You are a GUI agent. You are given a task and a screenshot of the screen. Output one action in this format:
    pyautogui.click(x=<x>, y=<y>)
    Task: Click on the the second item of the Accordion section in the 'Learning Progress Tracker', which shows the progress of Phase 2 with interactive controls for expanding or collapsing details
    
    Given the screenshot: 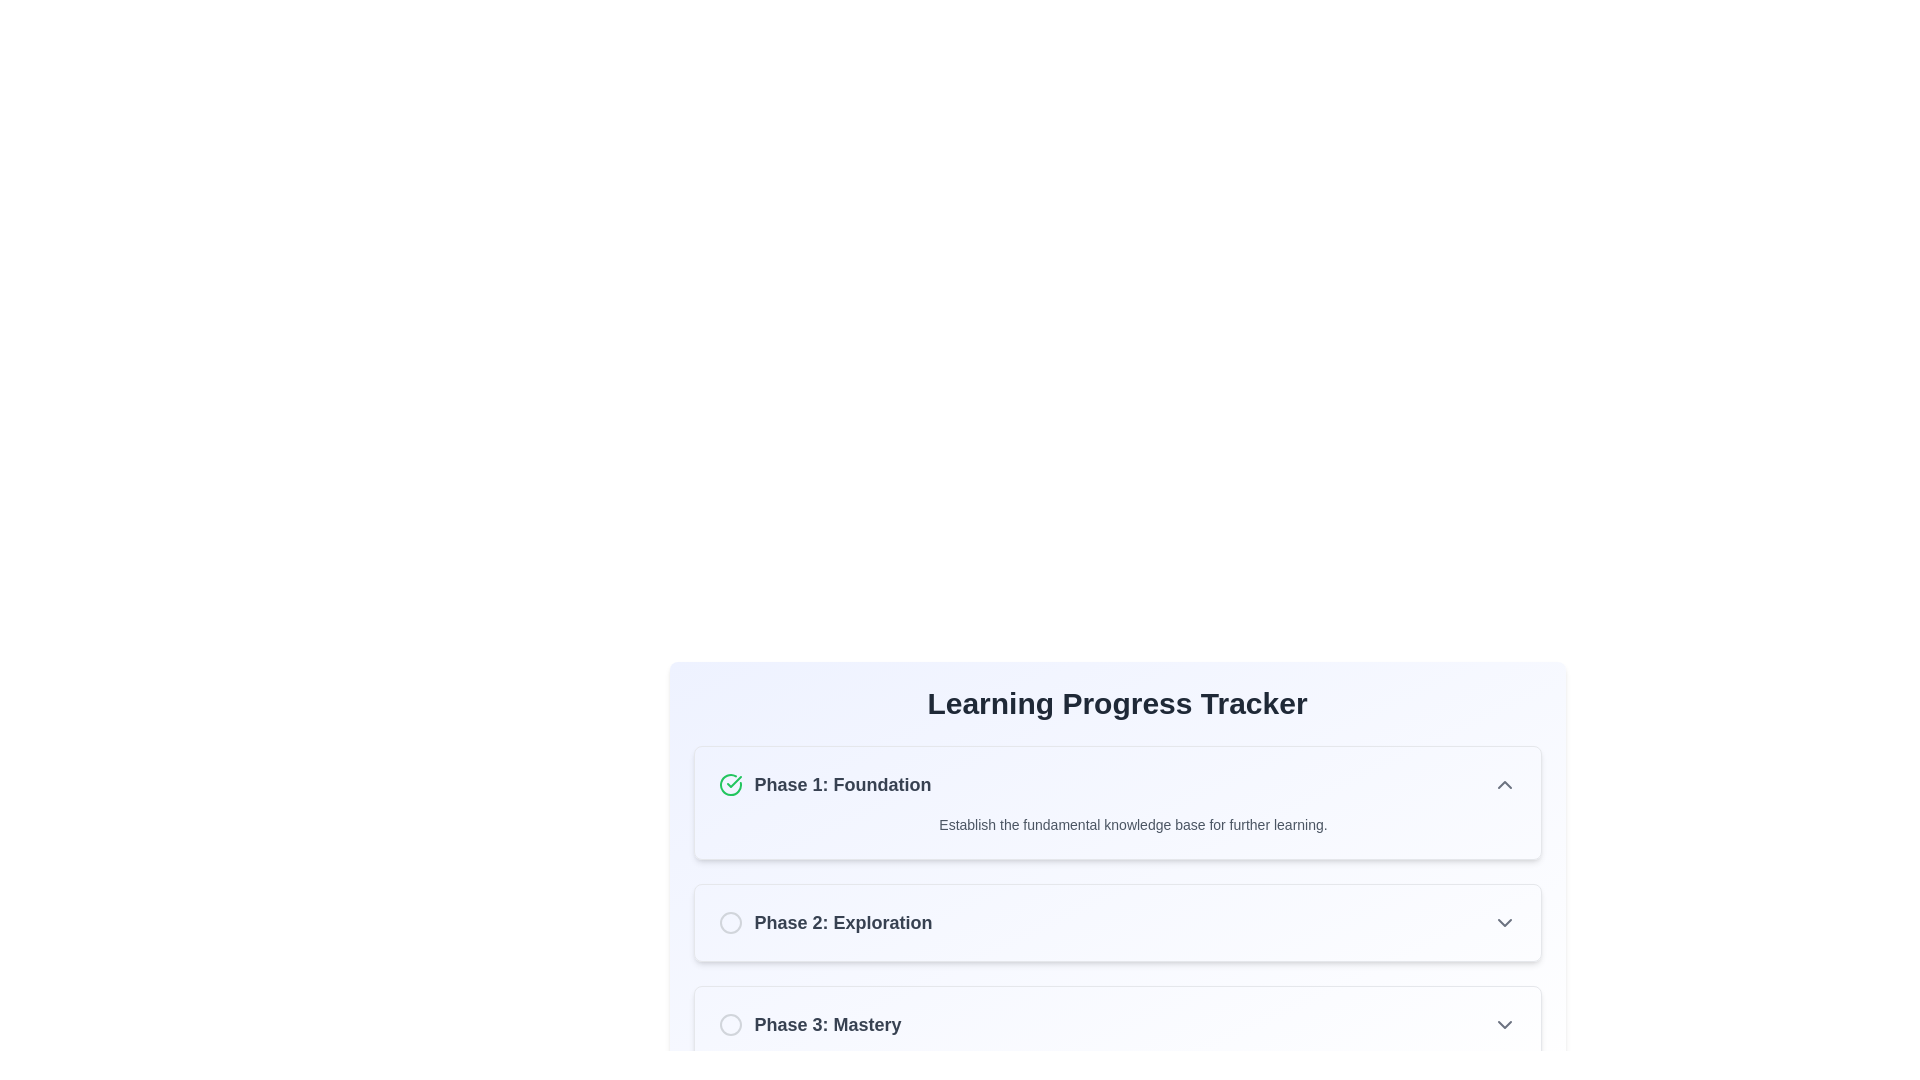 What is the action you would take?
    pyautogui.click(x=1116, y=905)
    